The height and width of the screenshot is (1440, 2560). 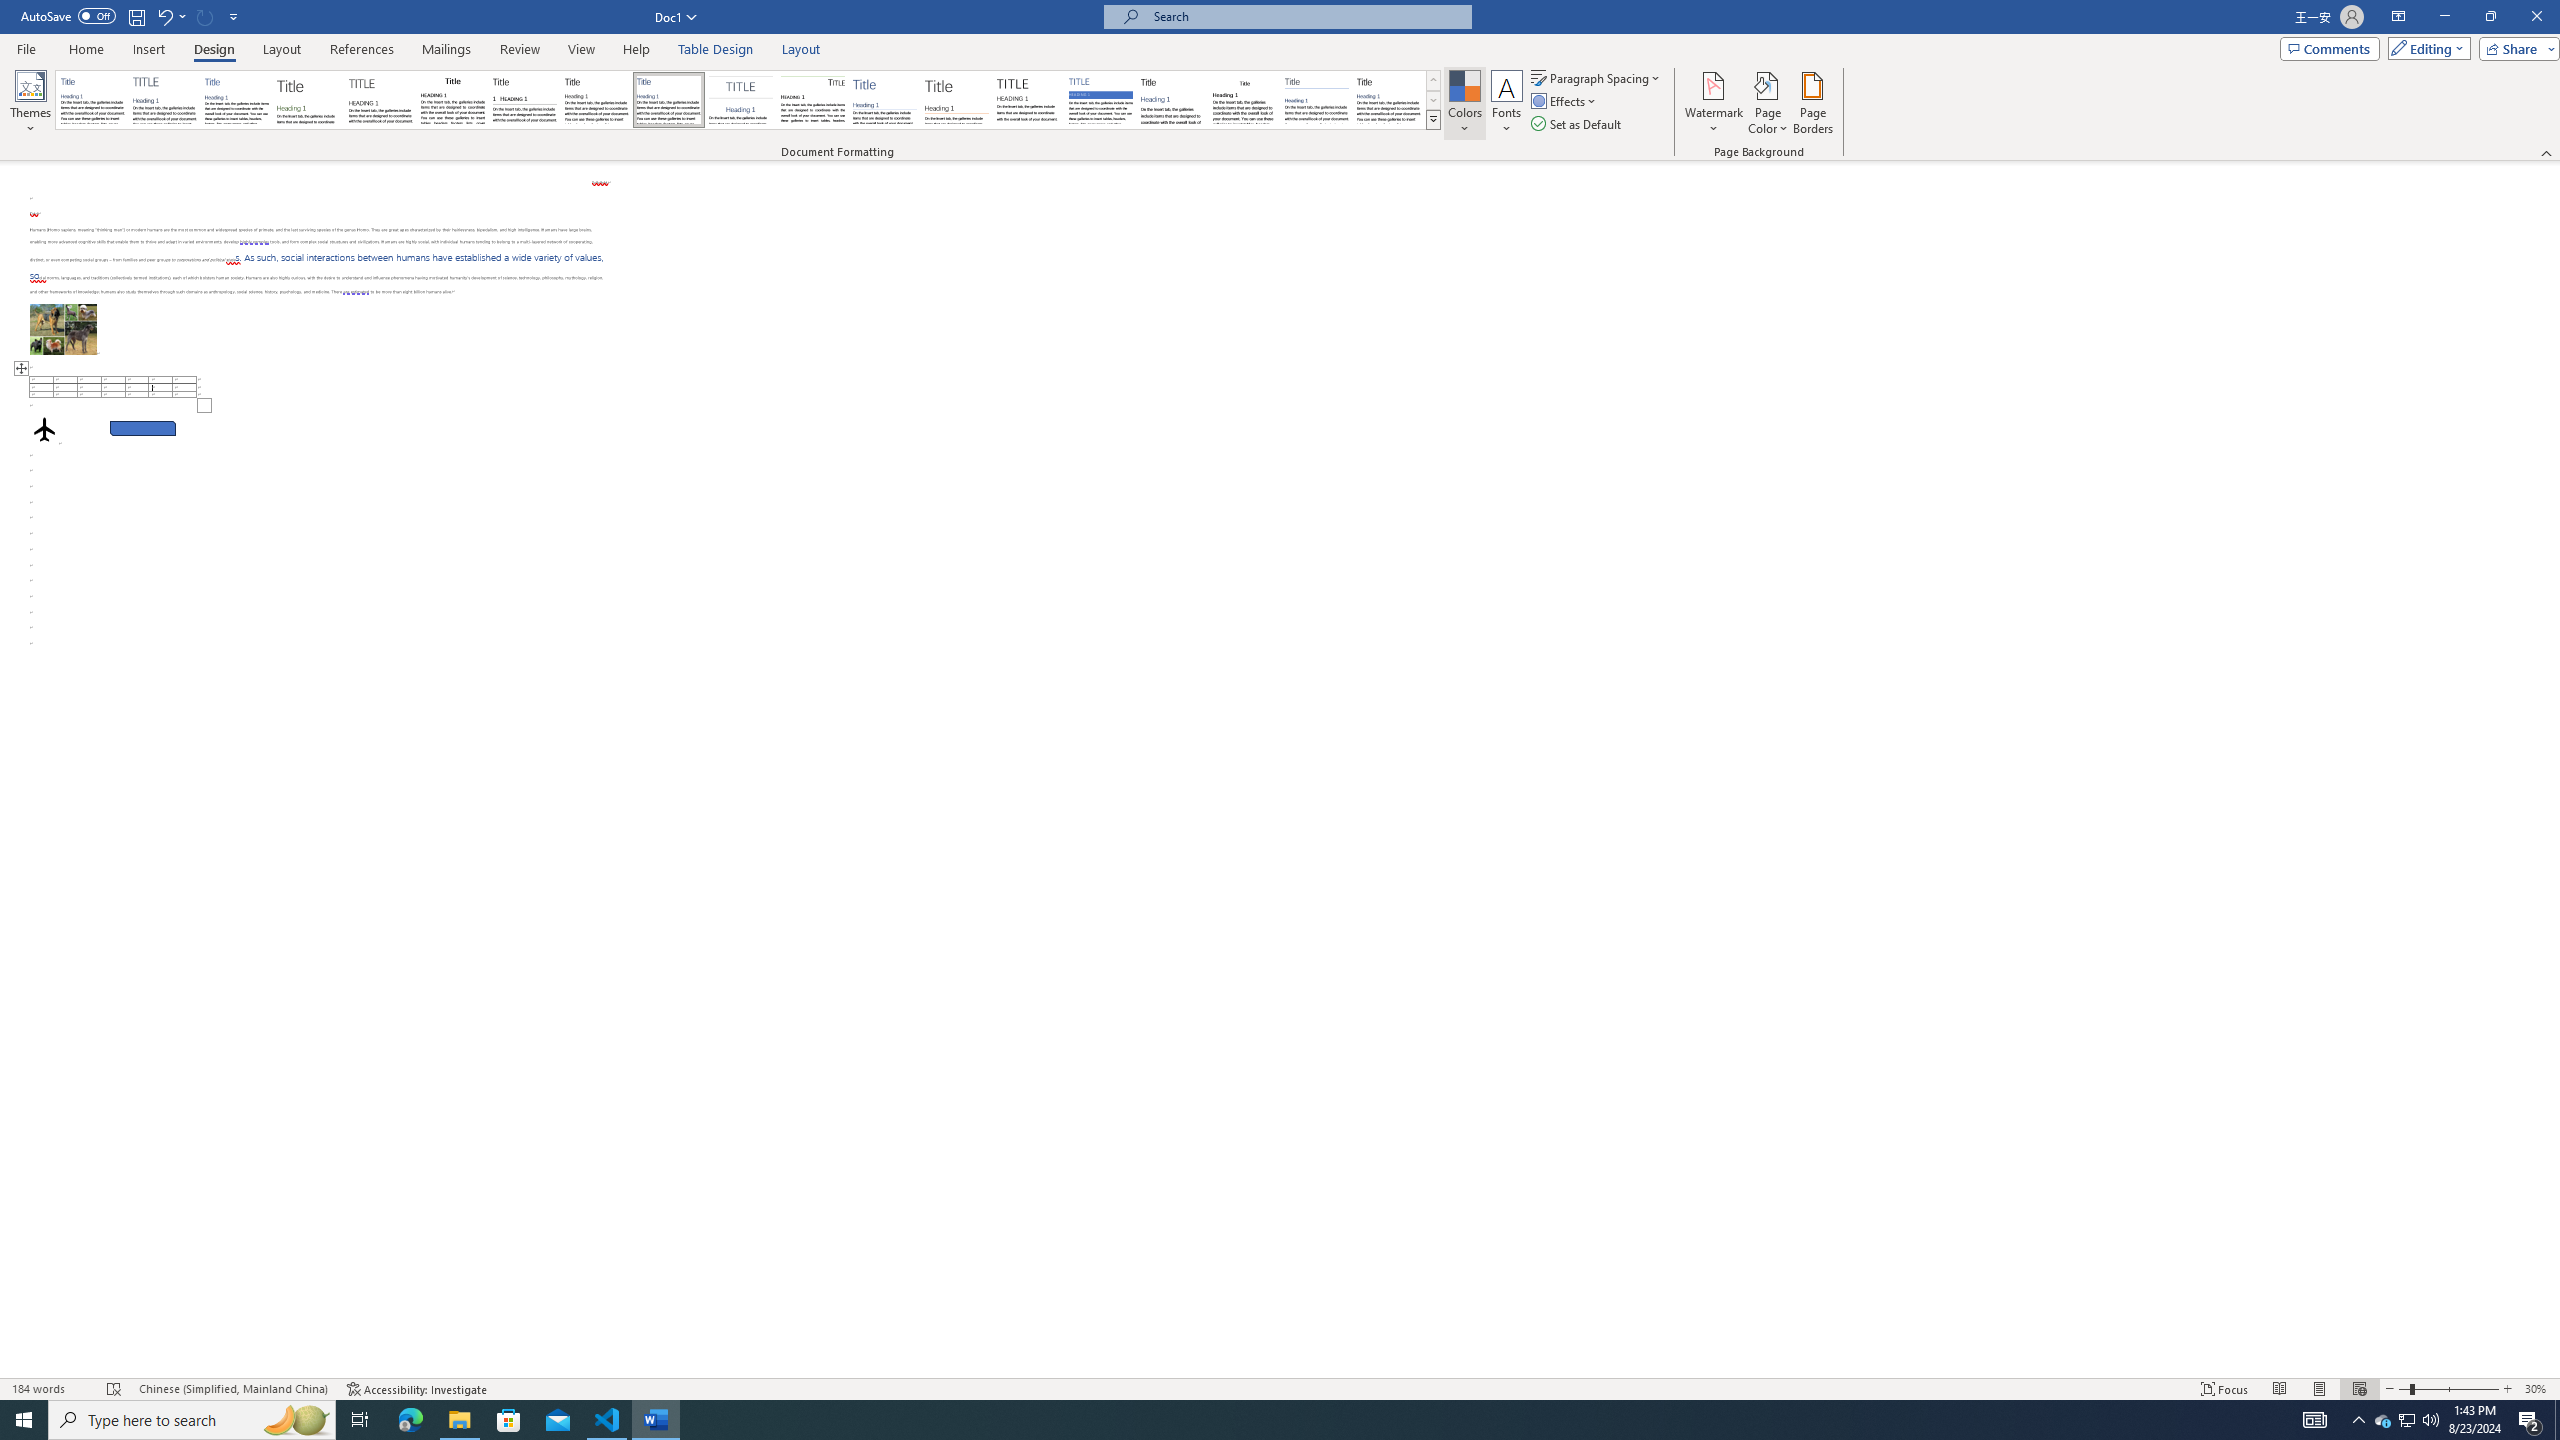 I want to click on 'Row Down', so click(x=1432, y=99).